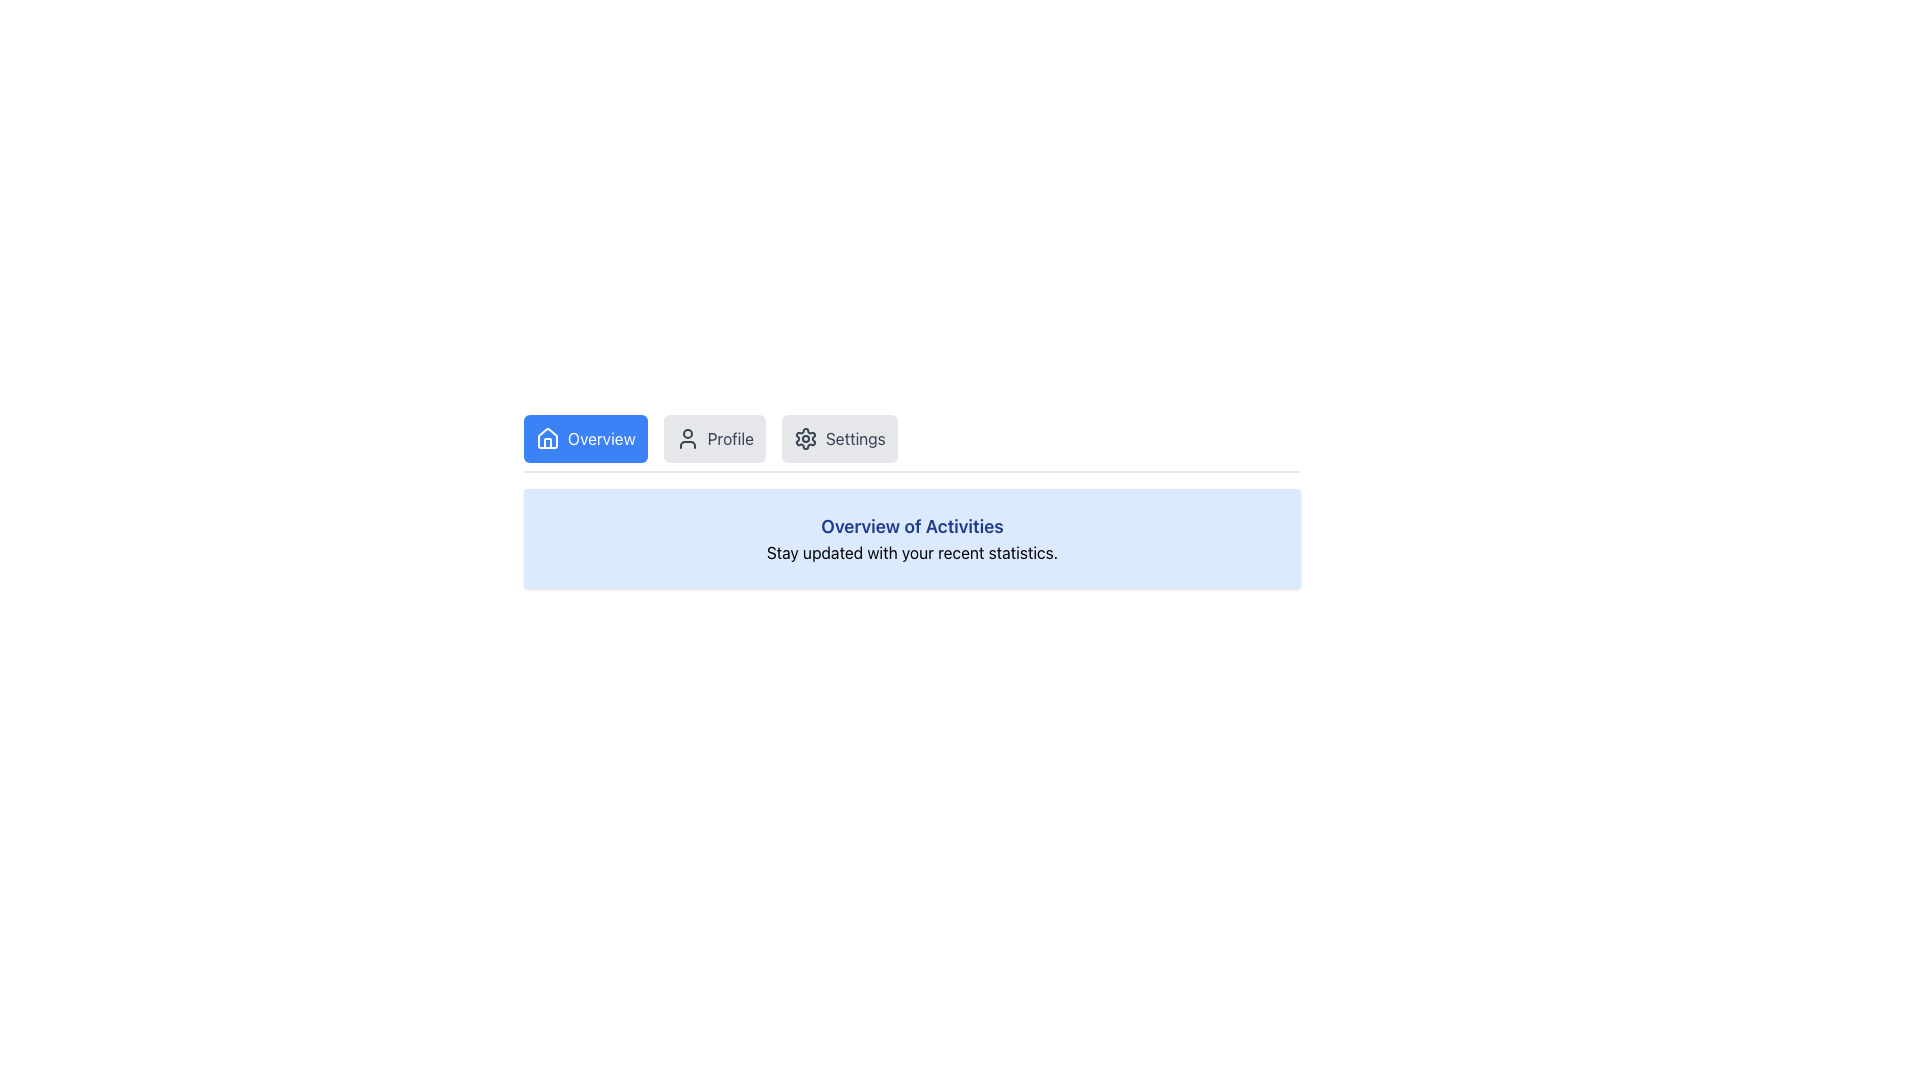 This screenshot has width=1920, height=1080. What do you see at coordinates (687, 438) in the screenshot?
I see `the decorative SVG icon representing the 'Profile' button, located between the 'Overview' and 'Settings' buttons` at bounding box center [687, 438].